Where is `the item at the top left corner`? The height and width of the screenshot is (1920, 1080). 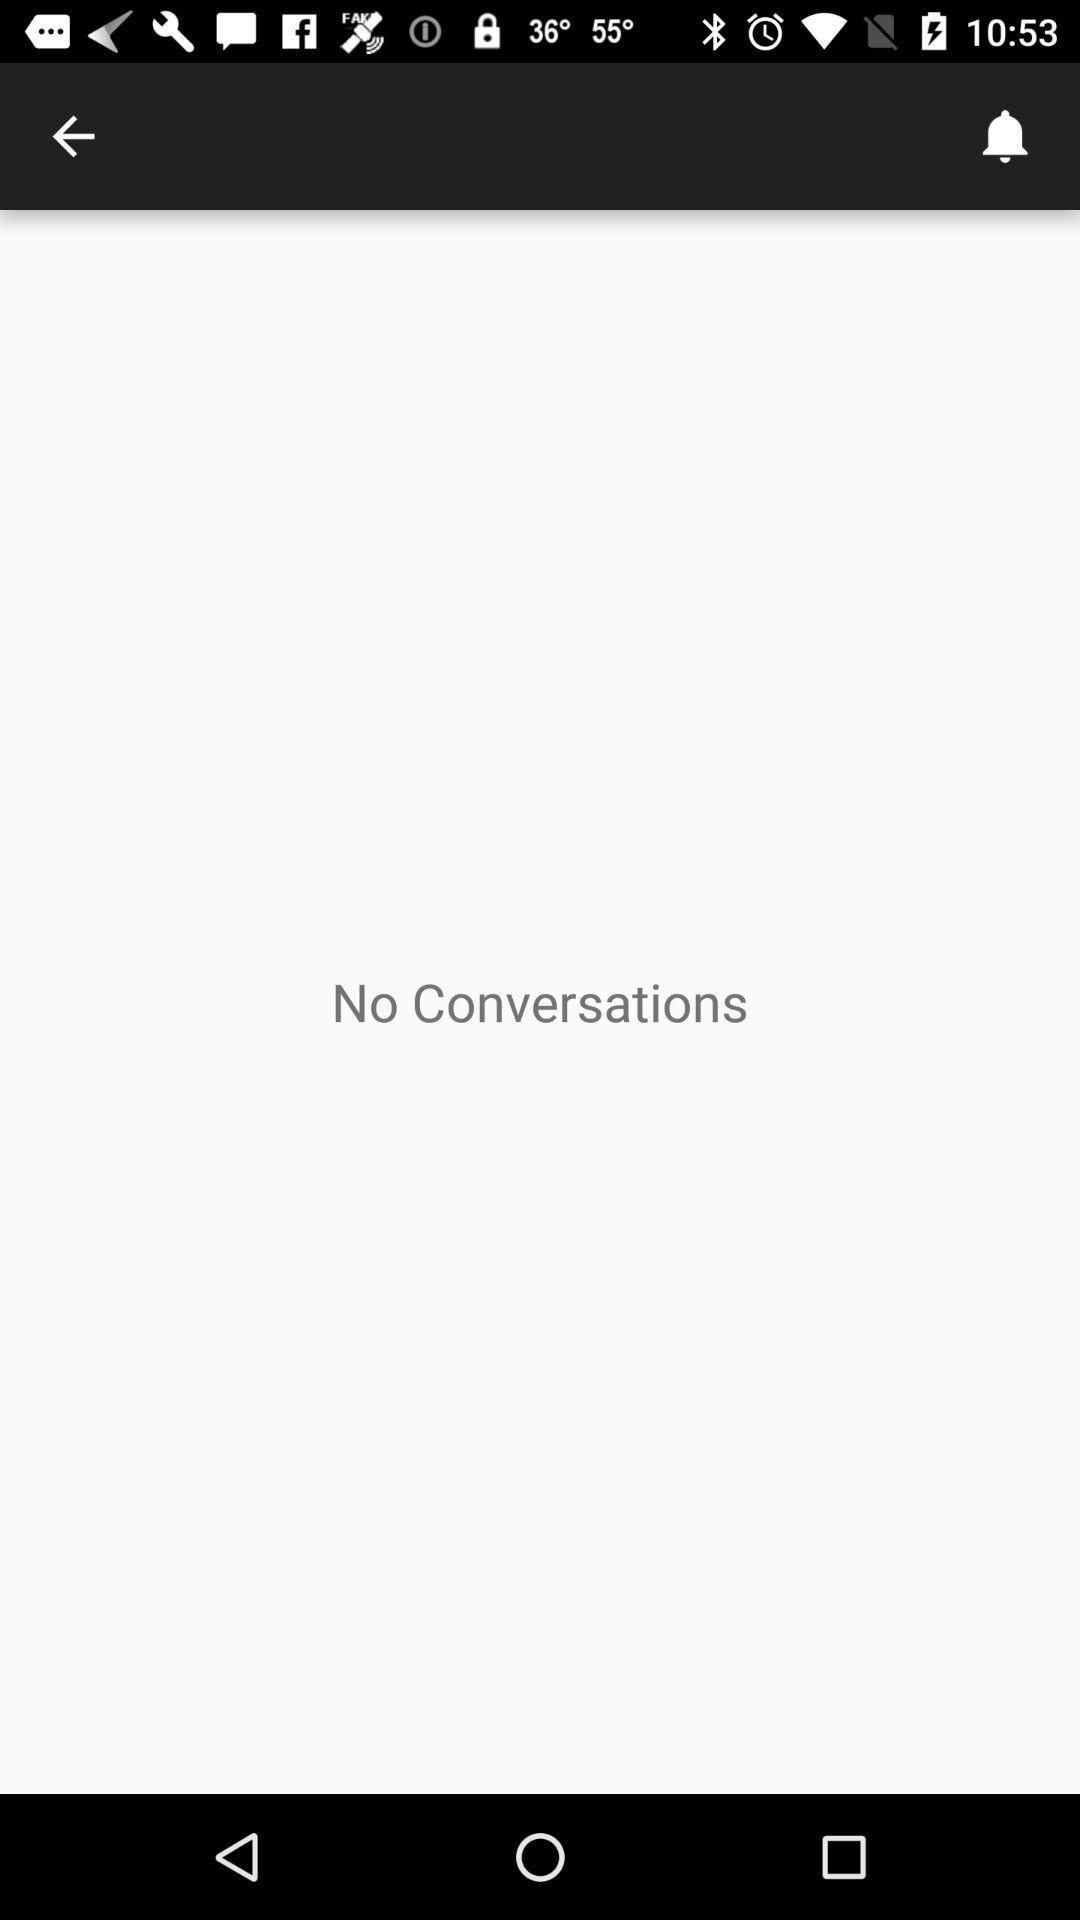
the item at the top left corner is located at coordinates (72, 135).